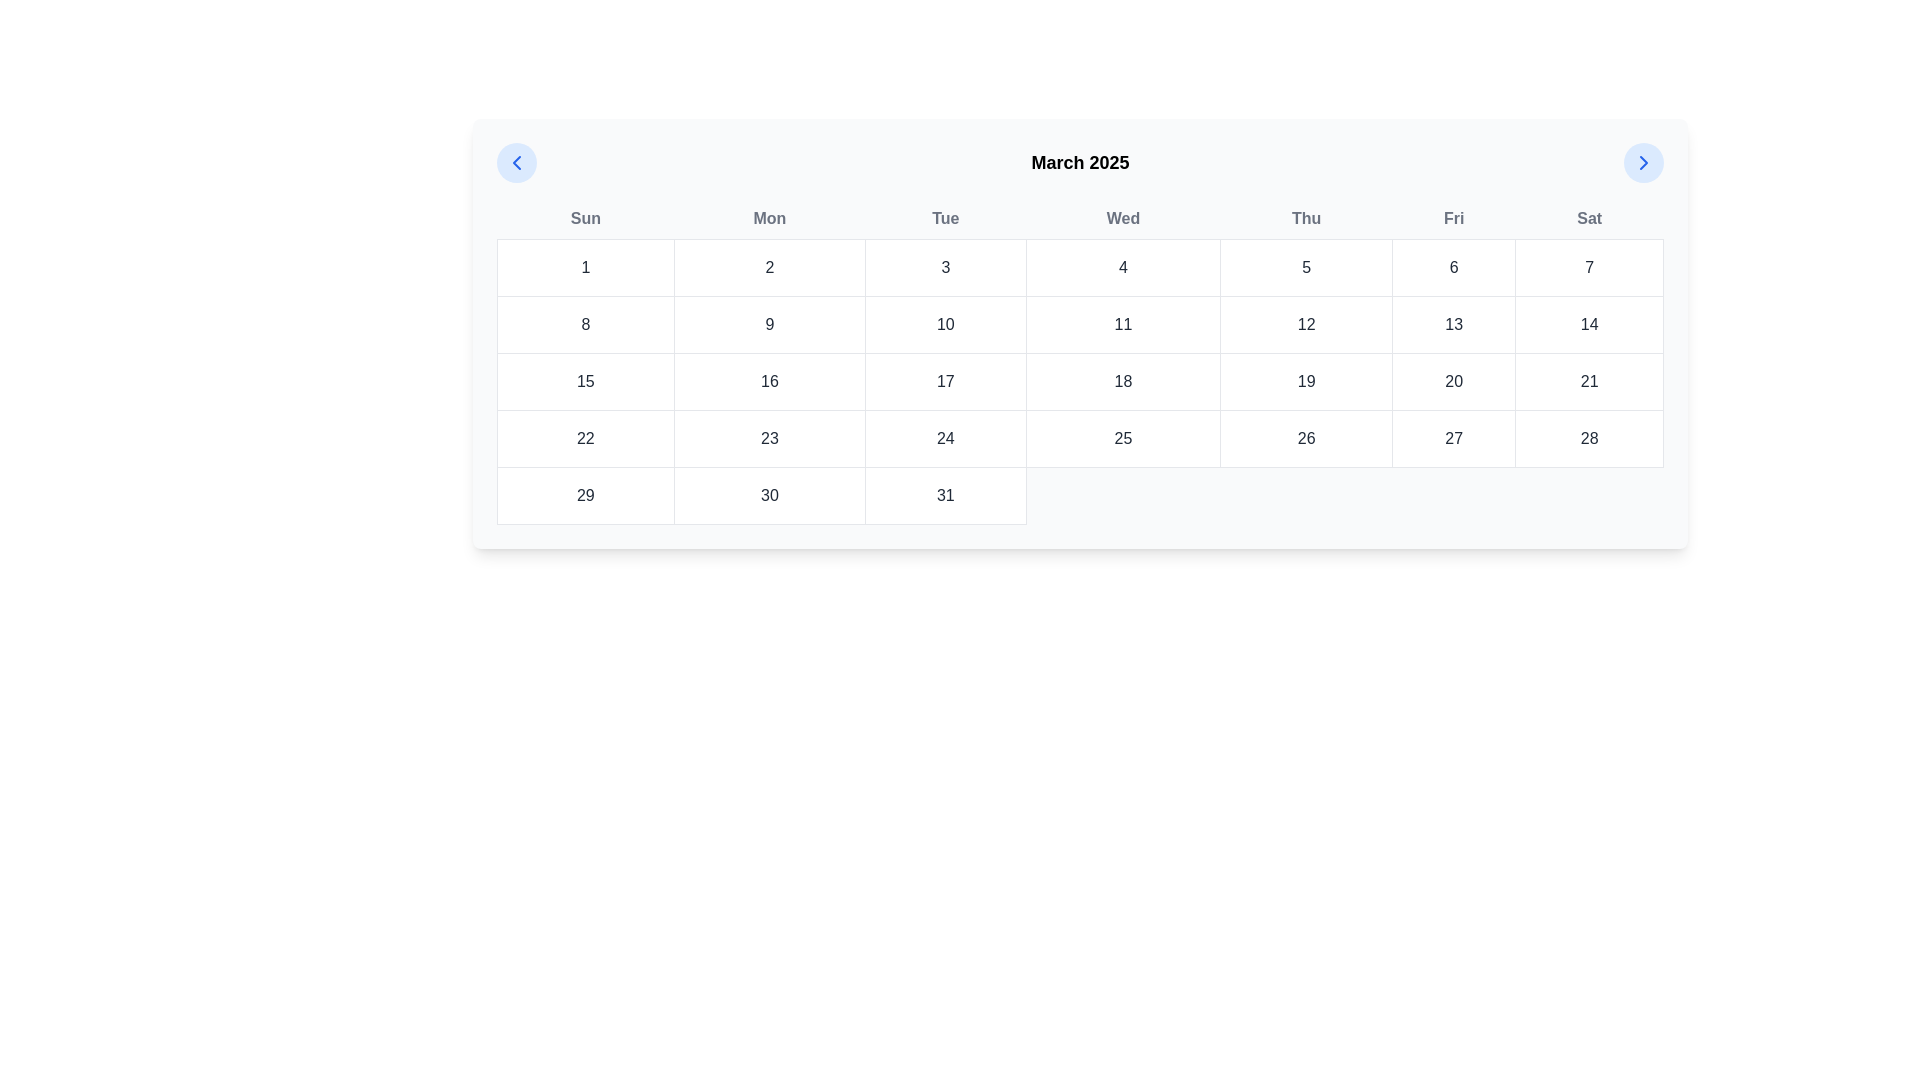 The width and height of the screenshot is (1920, 1080). I want to click on the selectable calendar cell containing the number '16', so click(768, 381).